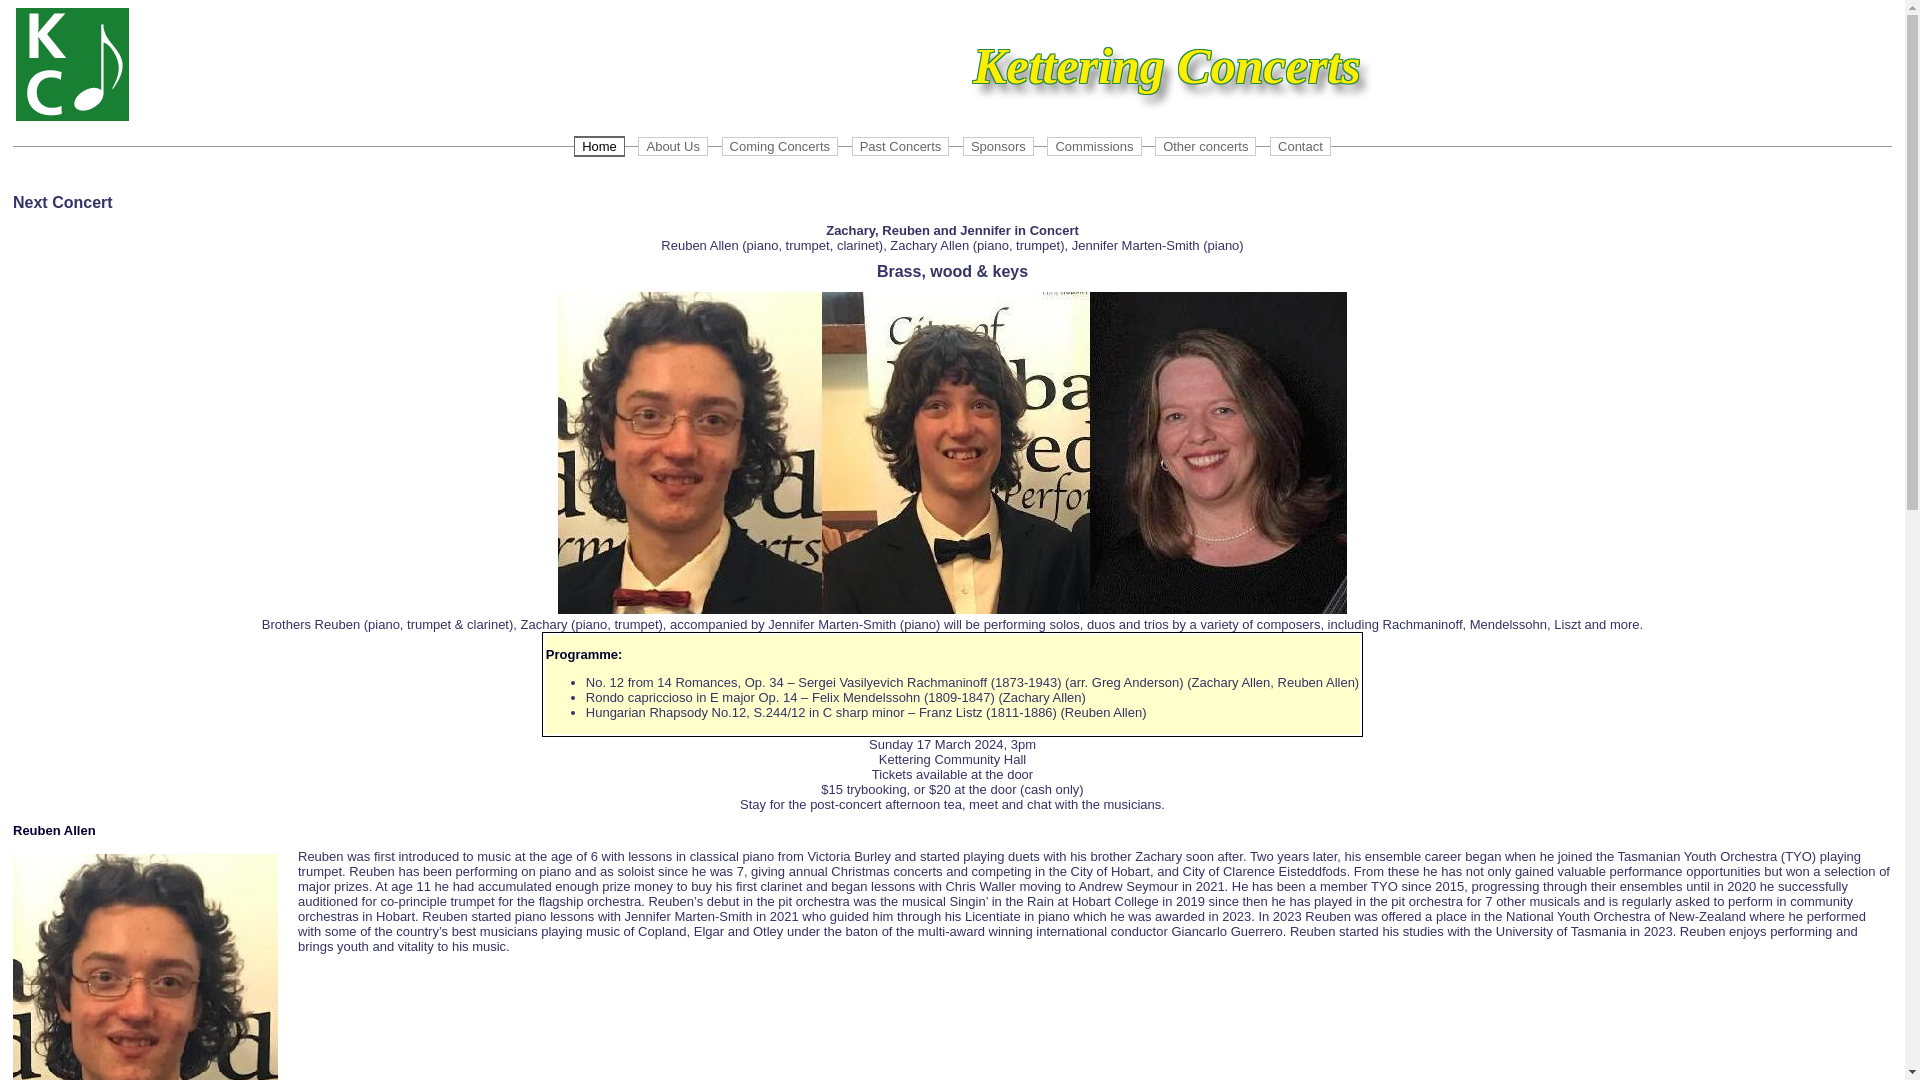  What do you see at coordinates (720, 145) in the screenshot?
I see `'Coming Concerts'` at bounding box center [720, 145].